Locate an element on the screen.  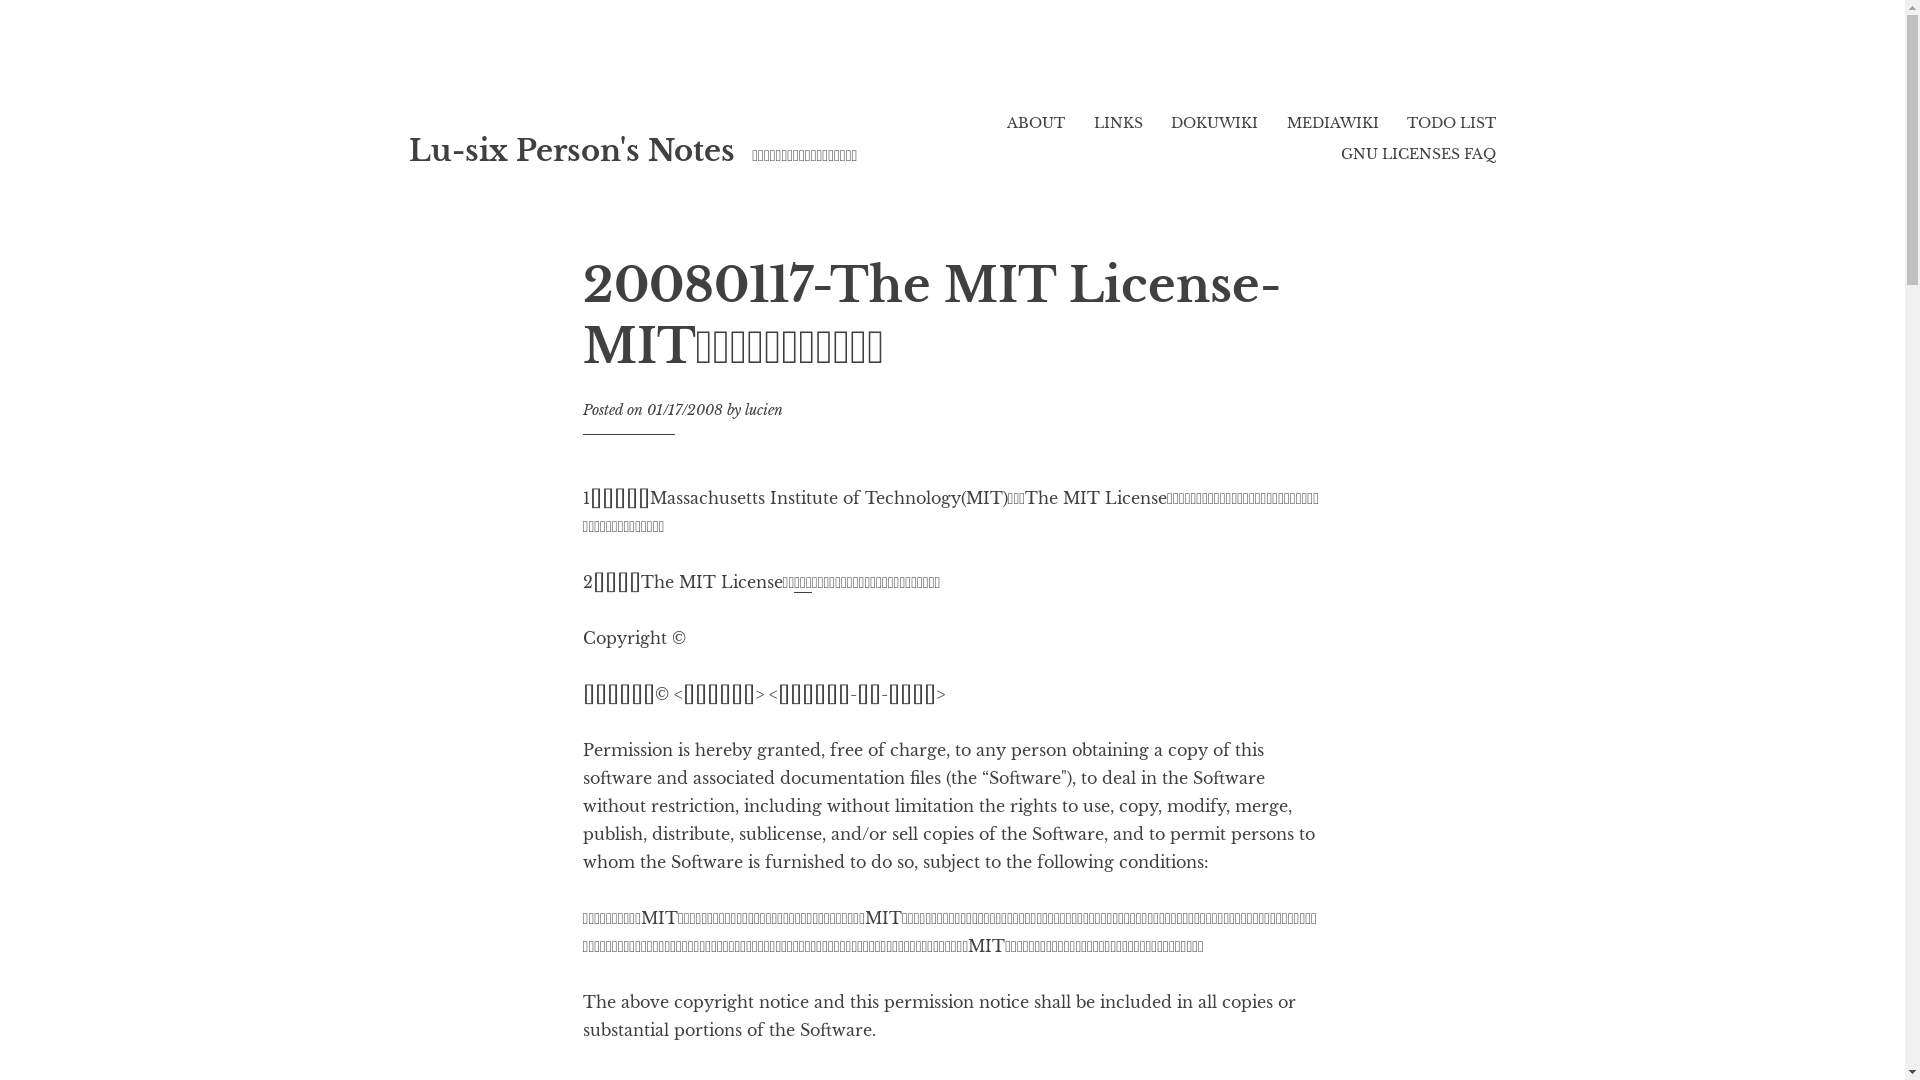
'MEDIAWIKI' is located at coordinates (1286, 123).